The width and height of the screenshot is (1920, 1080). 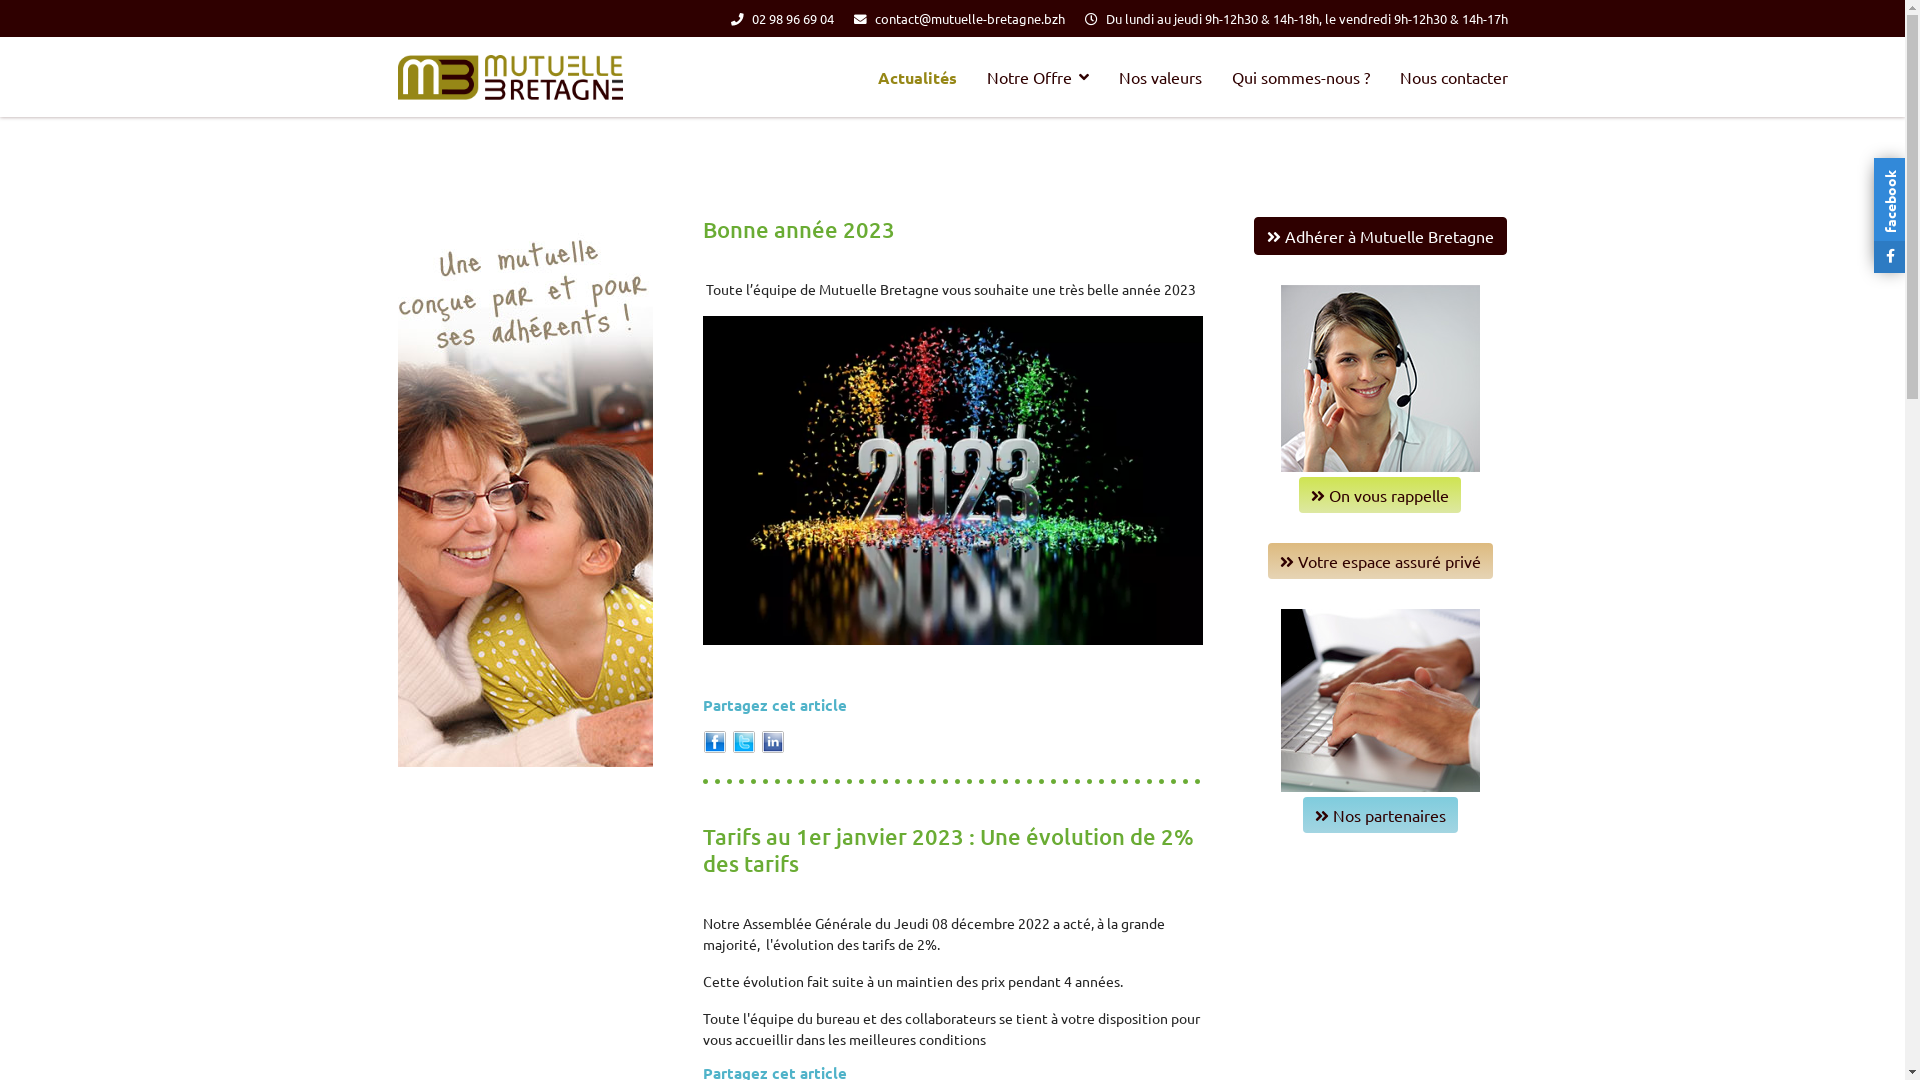 I want to click on 'On vous rappelle', so click(x=1379, y=494).